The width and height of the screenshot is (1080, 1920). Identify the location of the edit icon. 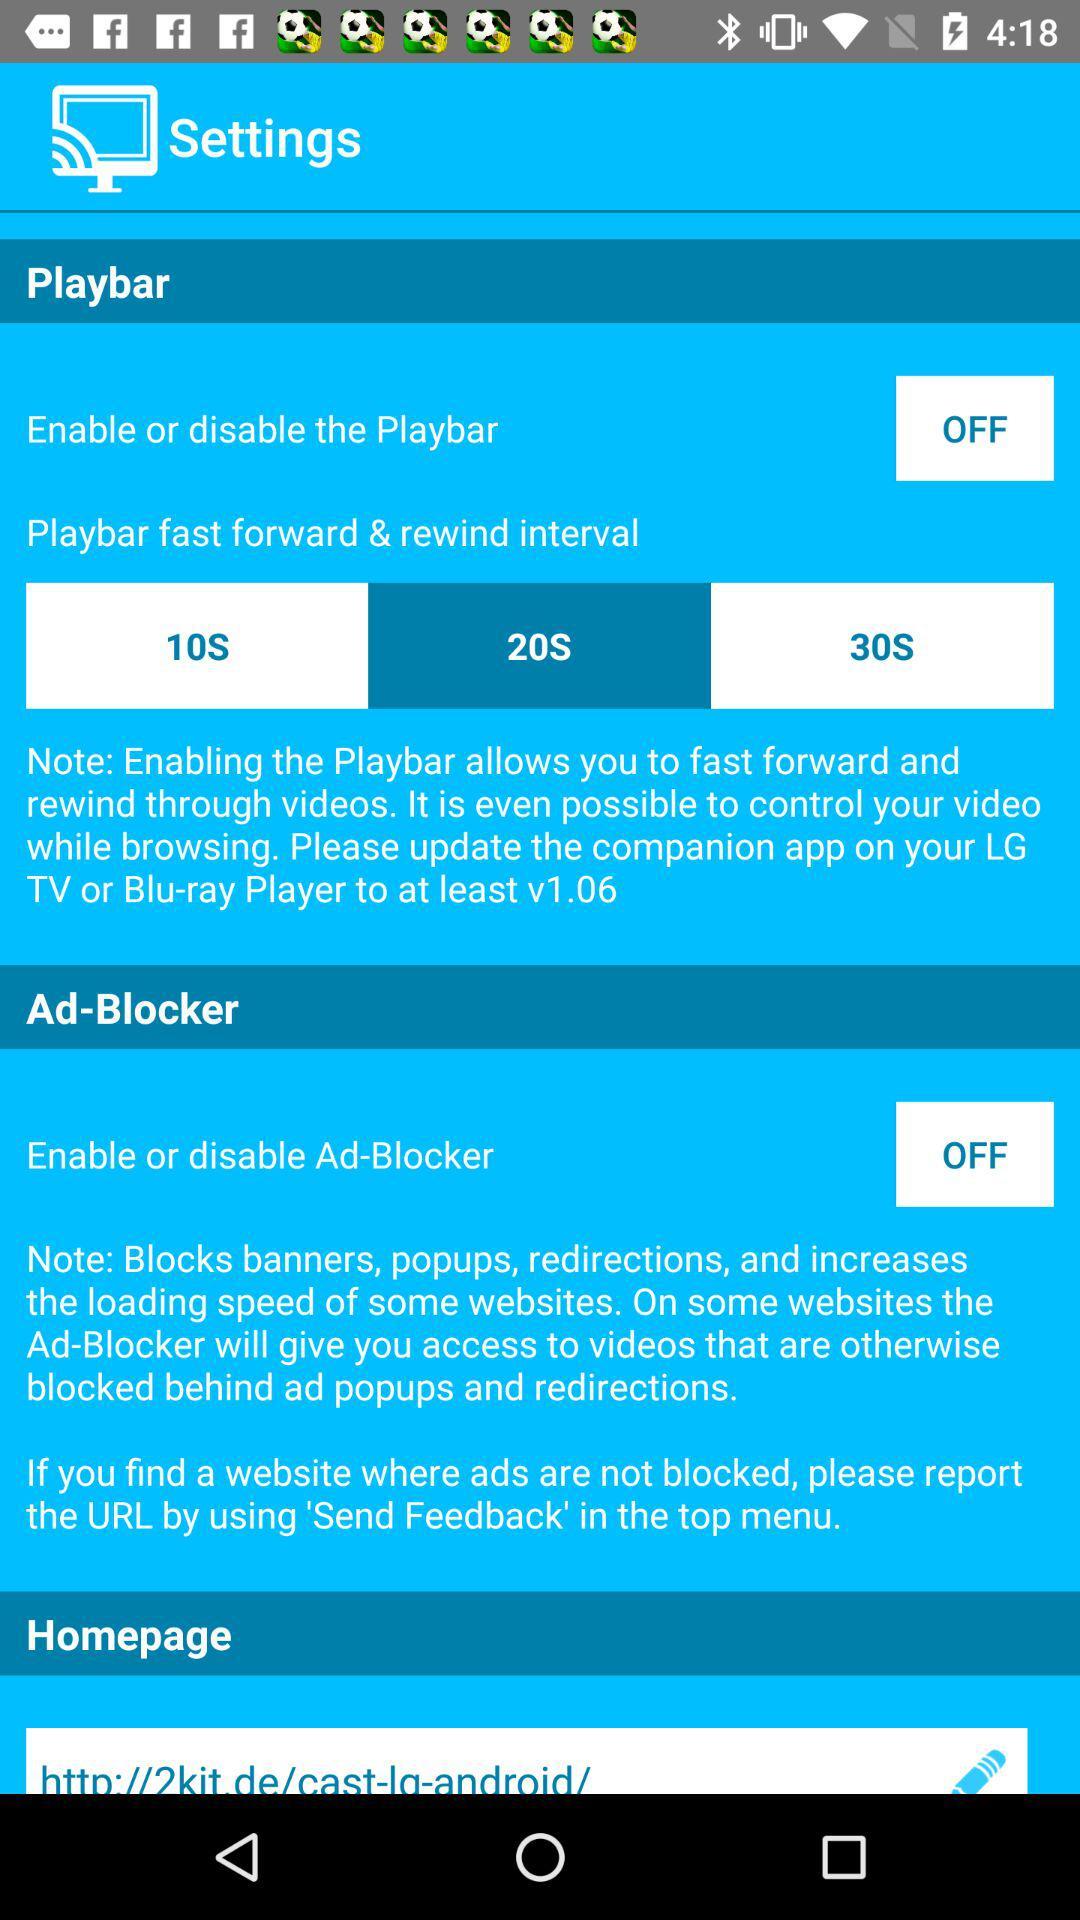
(974, 1761).